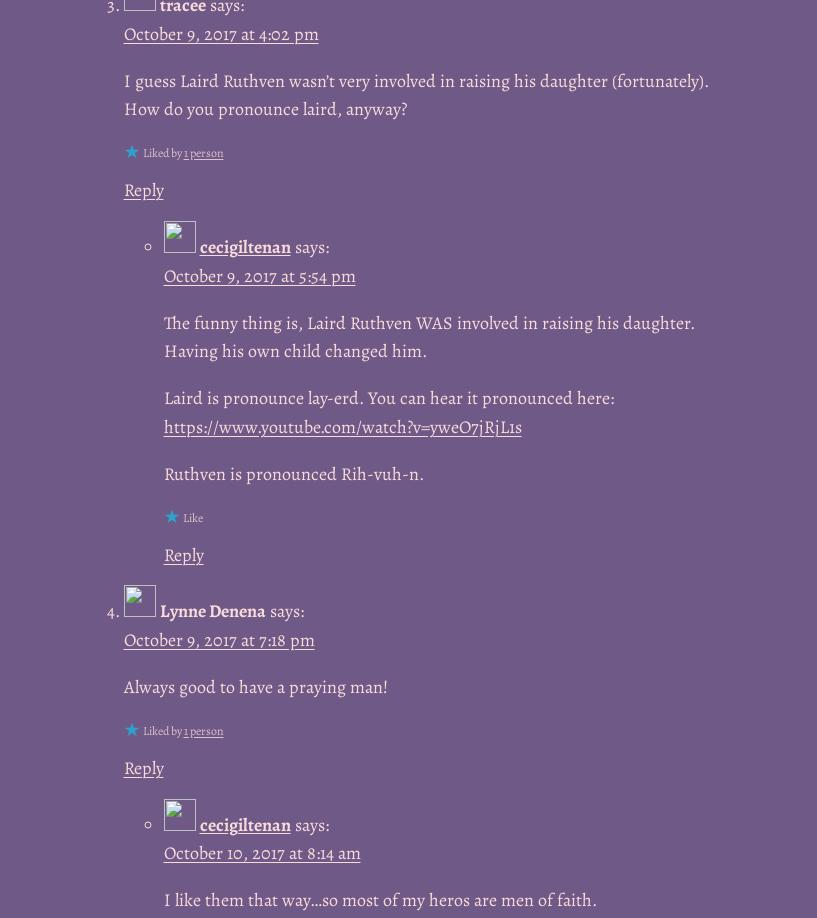  I want to click on 'Lynne Denena', so click(158, 610).